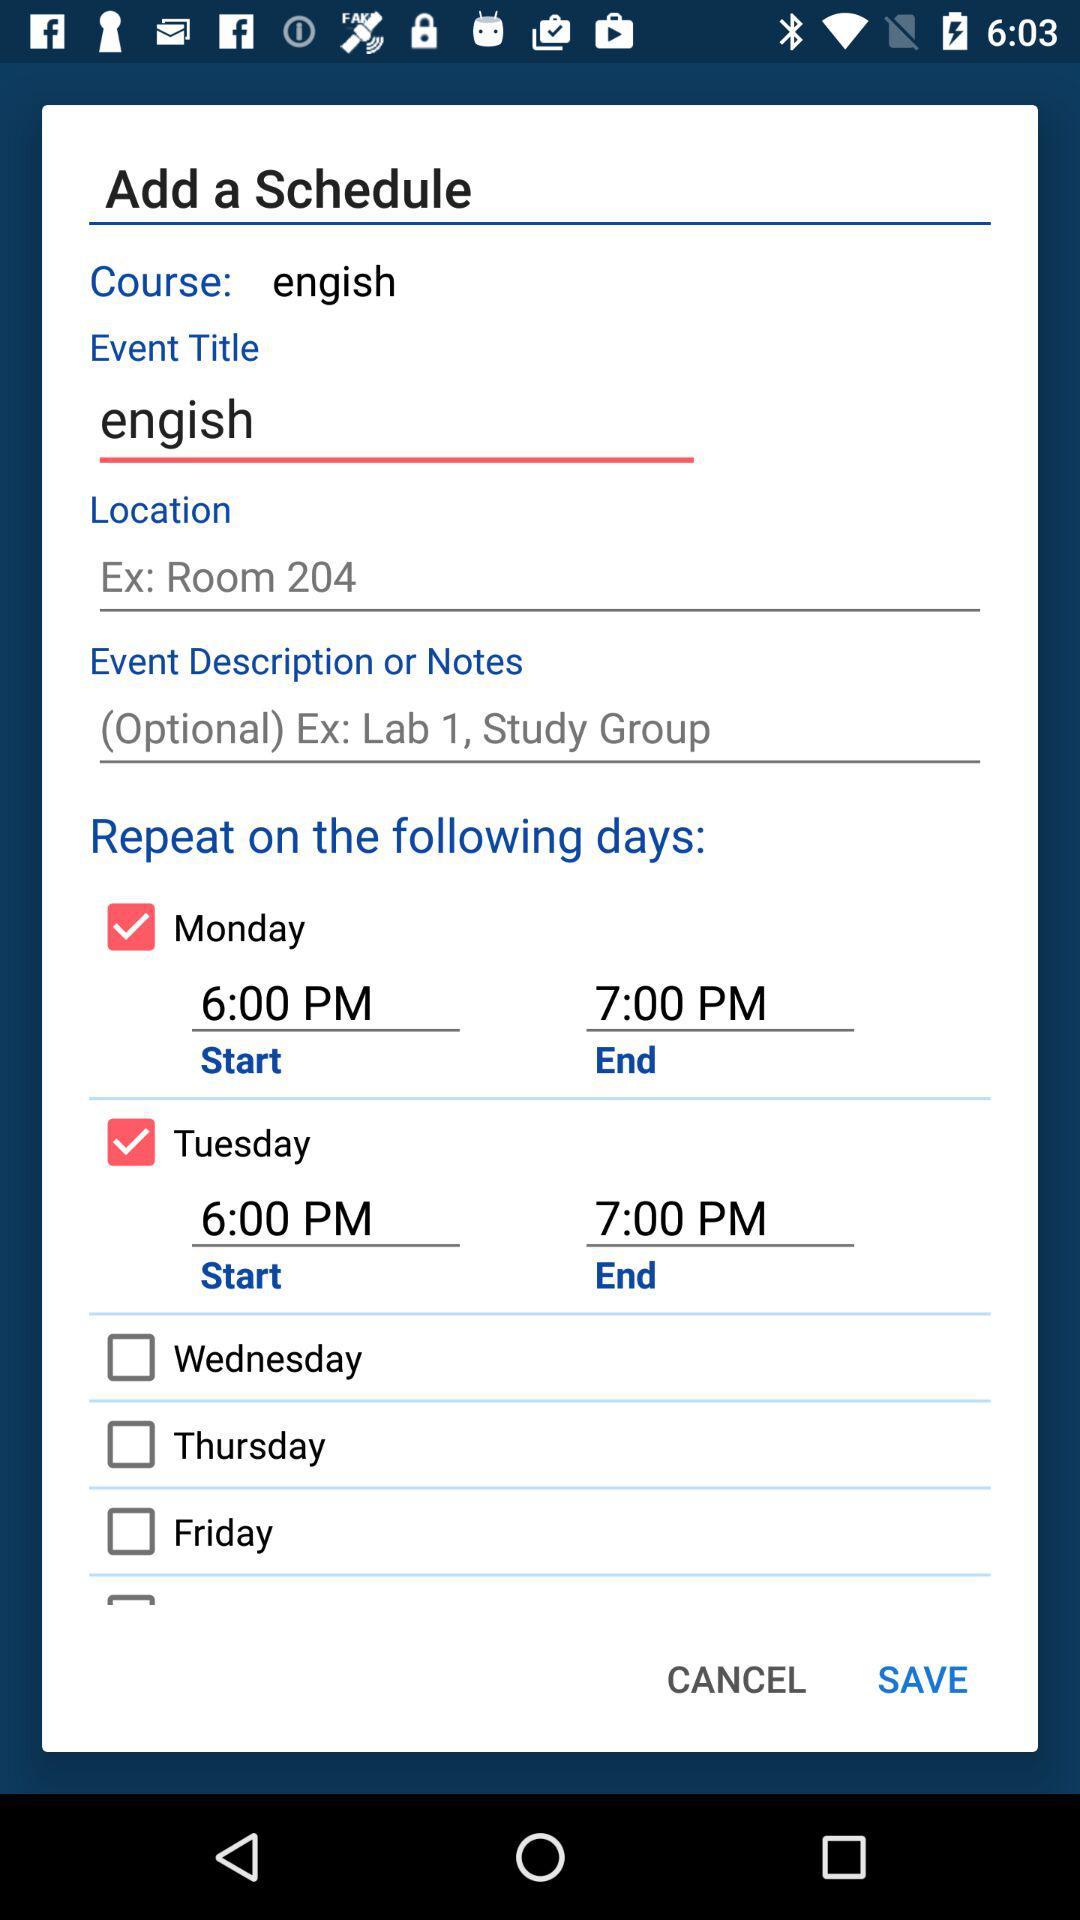  Describe the element at coordinates (207, 1444) in the screenshot. I see `thursday item` at that location.